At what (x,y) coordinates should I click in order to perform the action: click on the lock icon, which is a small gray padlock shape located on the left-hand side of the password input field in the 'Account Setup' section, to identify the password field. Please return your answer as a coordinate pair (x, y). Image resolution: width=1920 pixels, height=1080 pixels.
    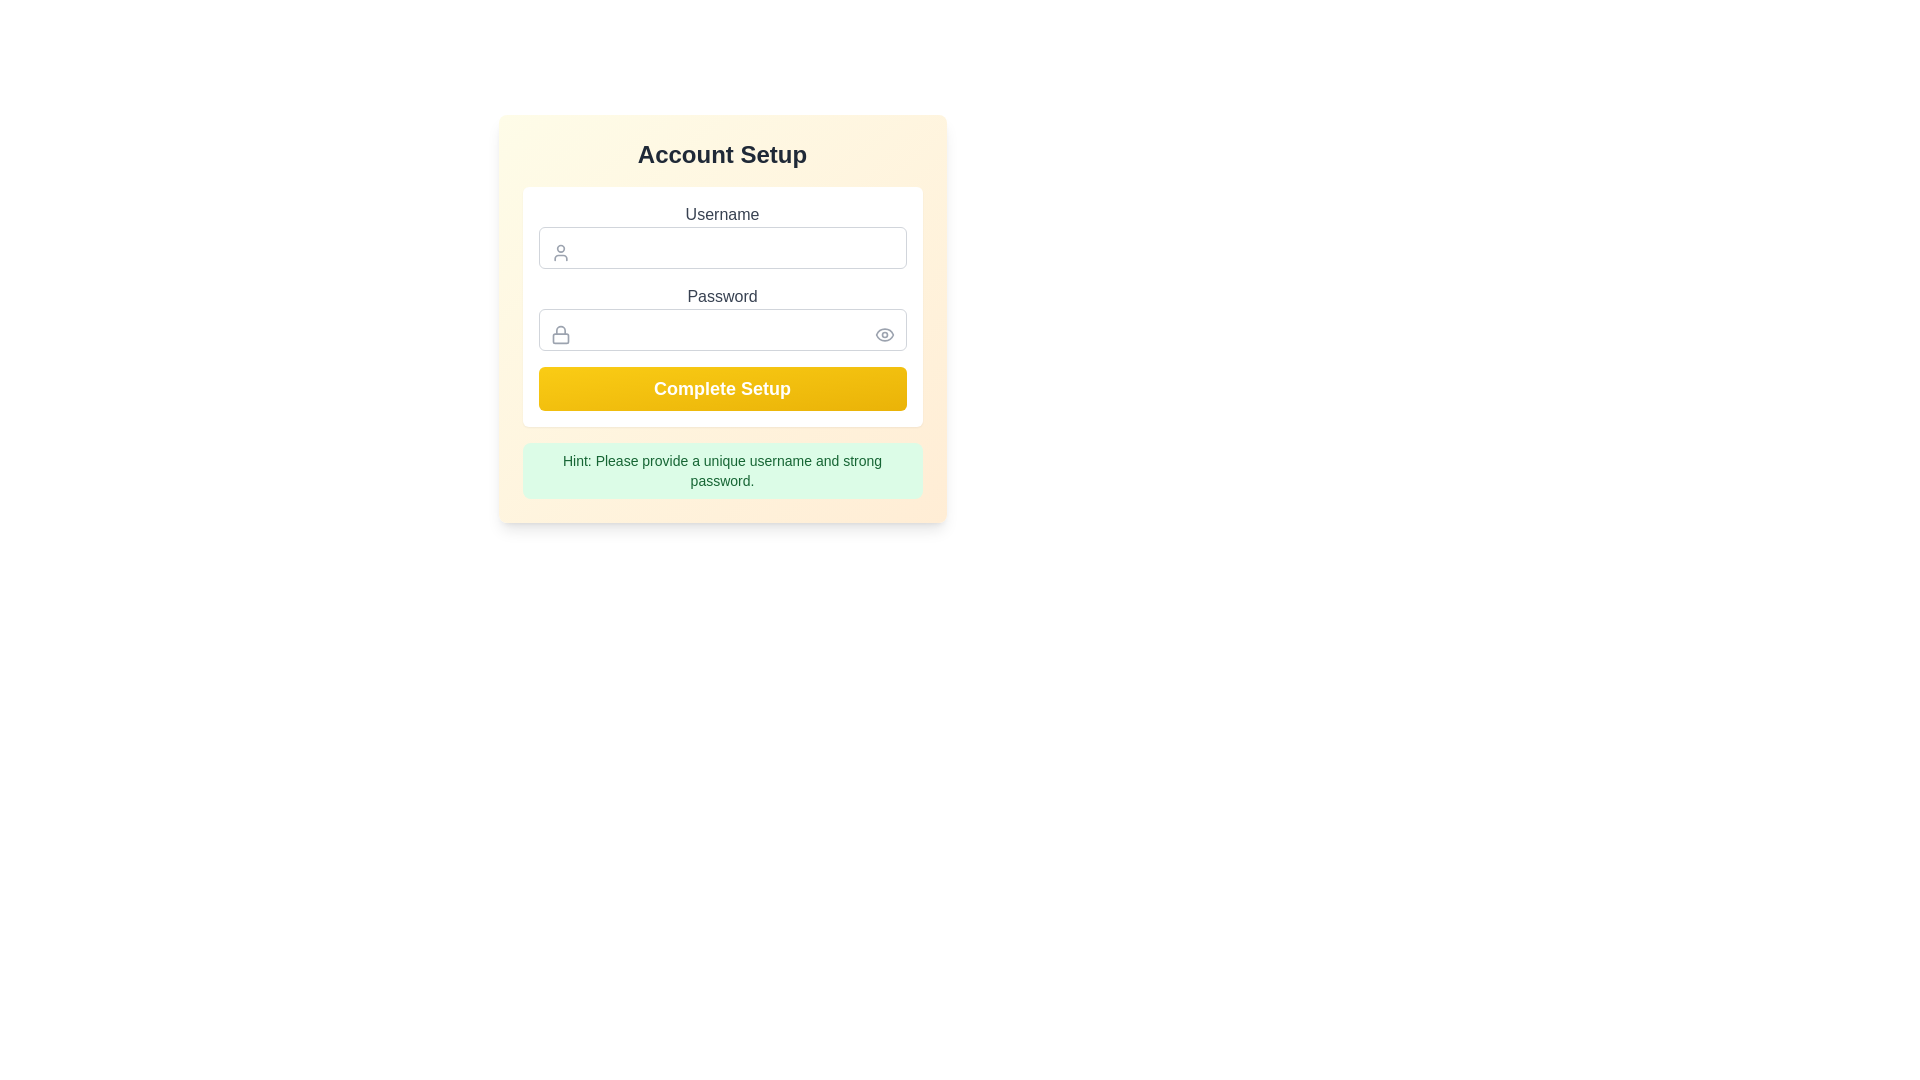
    Looking at the image, I should click on (560, 334).